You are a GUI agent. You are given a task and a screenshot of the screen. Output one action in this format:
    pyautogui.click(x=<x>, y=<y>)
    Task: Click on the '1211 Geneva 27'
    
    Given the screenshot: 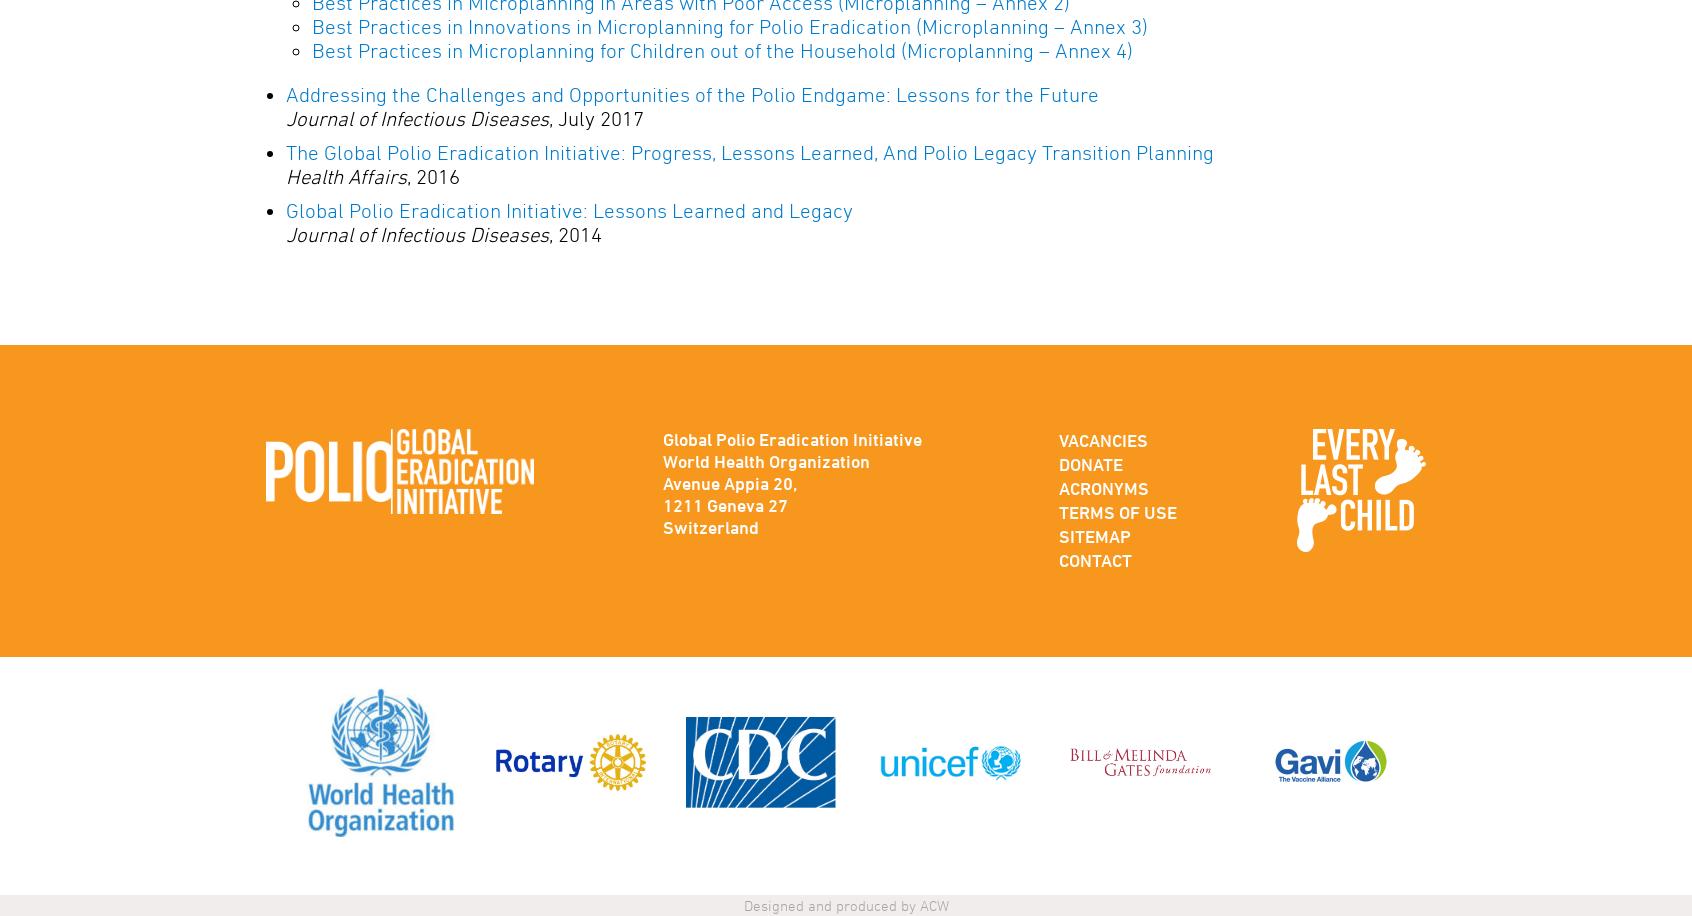 What is the action you would take?
    pyautogui.click(x=723, y=505)
    